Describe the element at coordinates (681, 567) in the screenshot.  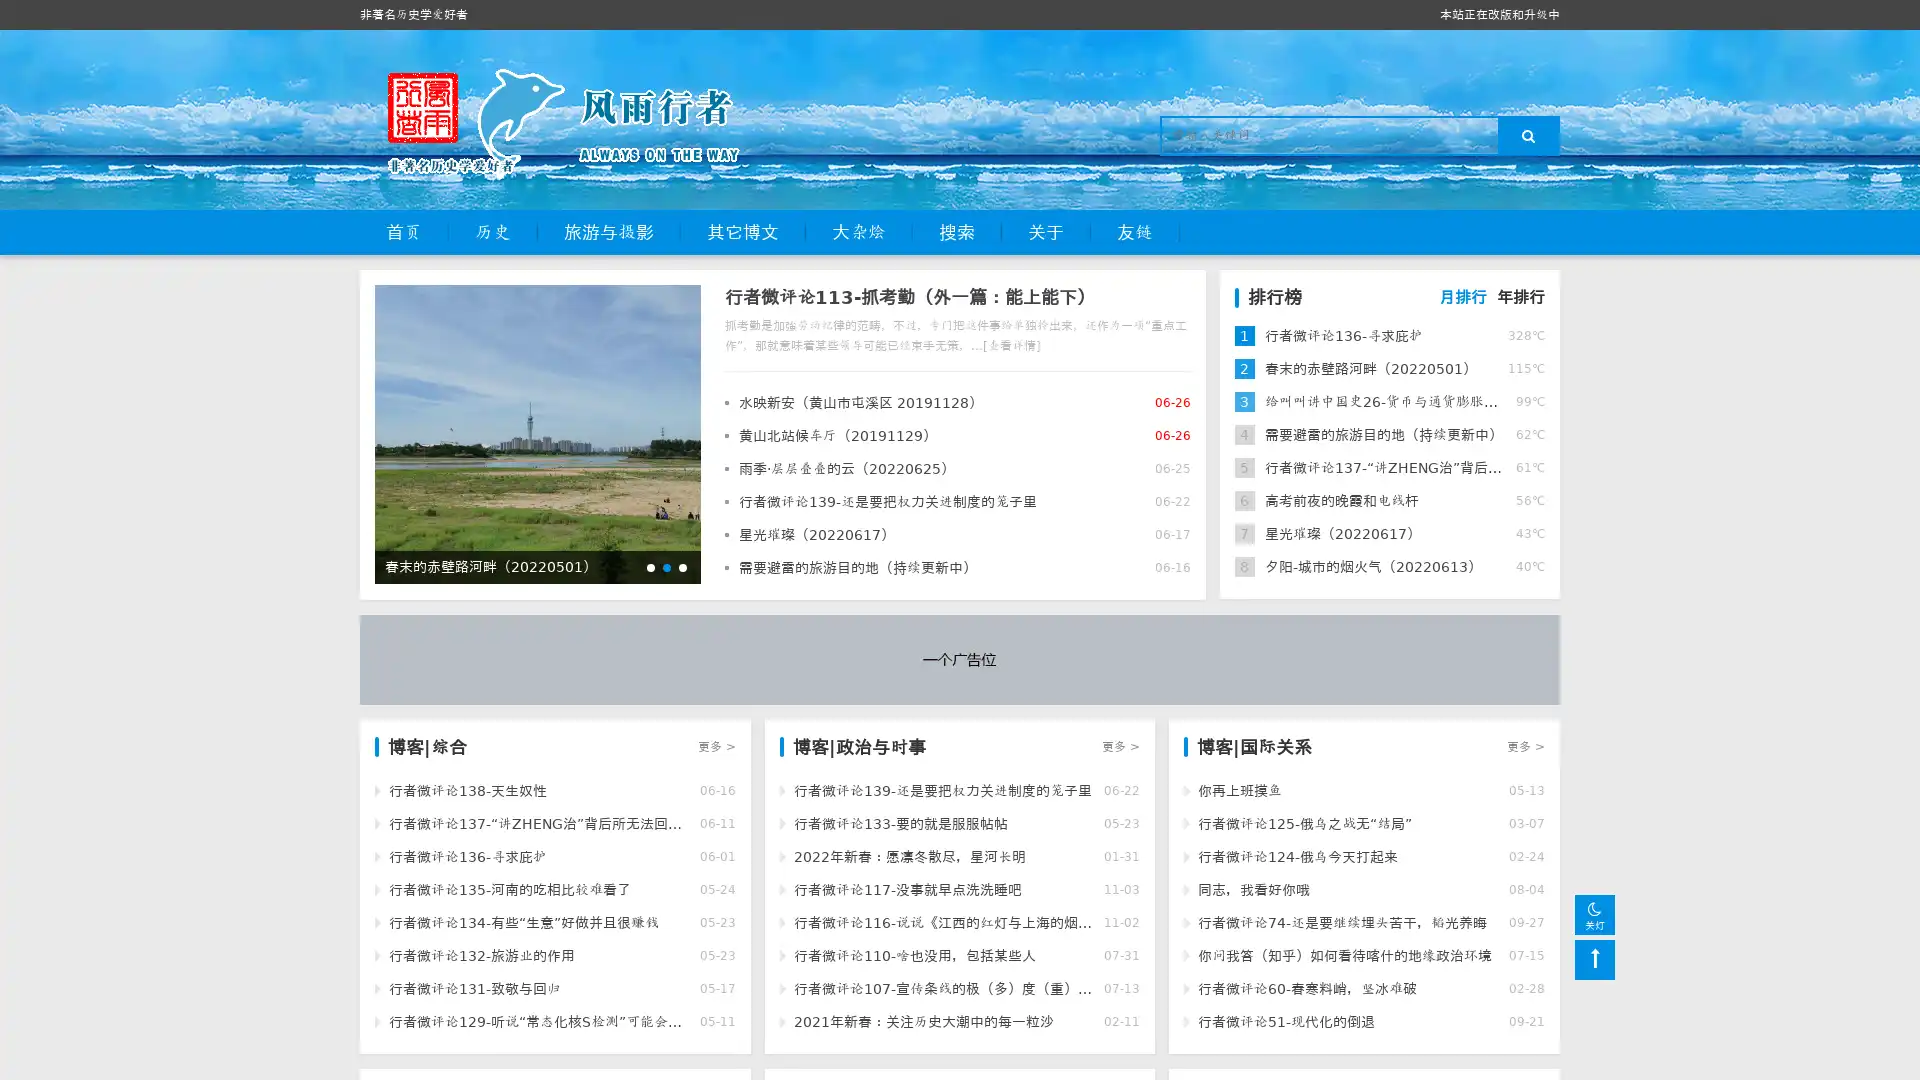
I see `Go to slide 3` at that location.